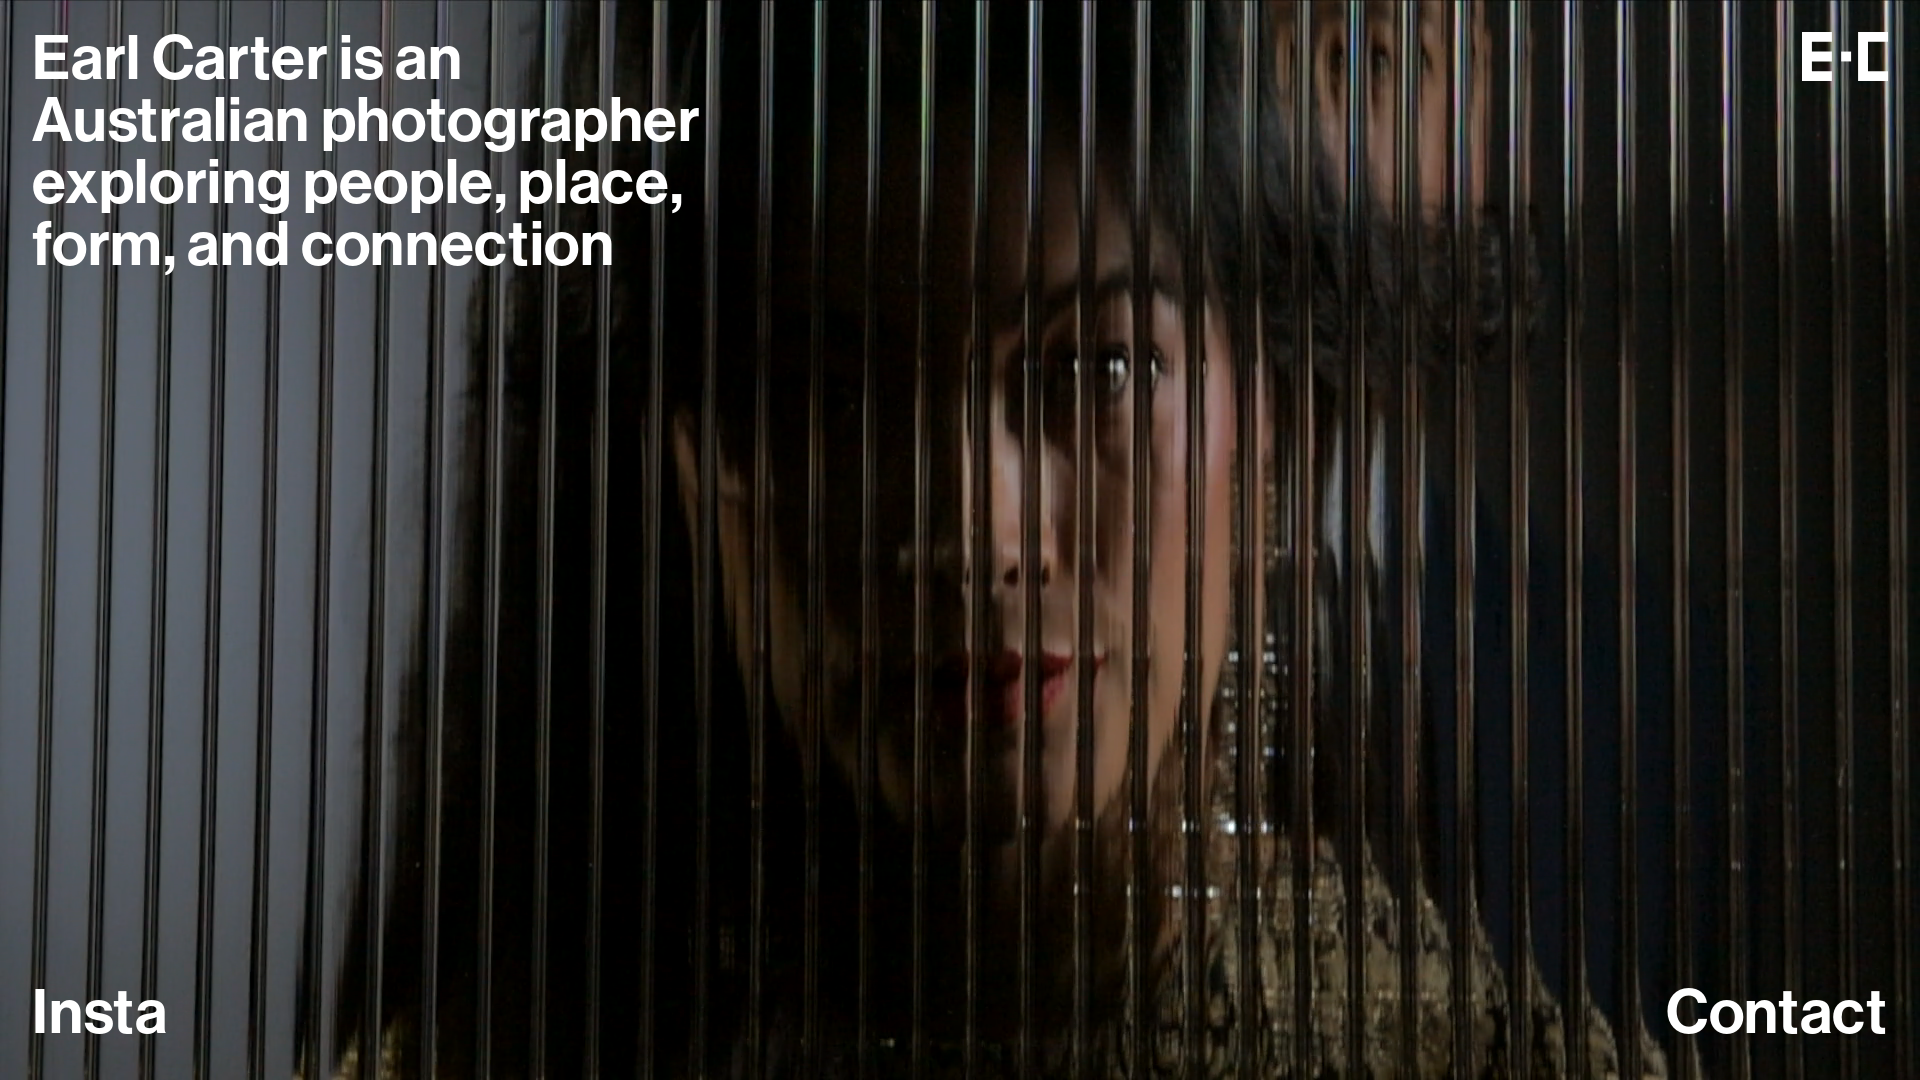  Describe the element at coordinates (1776, 1015) in the screenshot. I see `'Contact'` at that location.